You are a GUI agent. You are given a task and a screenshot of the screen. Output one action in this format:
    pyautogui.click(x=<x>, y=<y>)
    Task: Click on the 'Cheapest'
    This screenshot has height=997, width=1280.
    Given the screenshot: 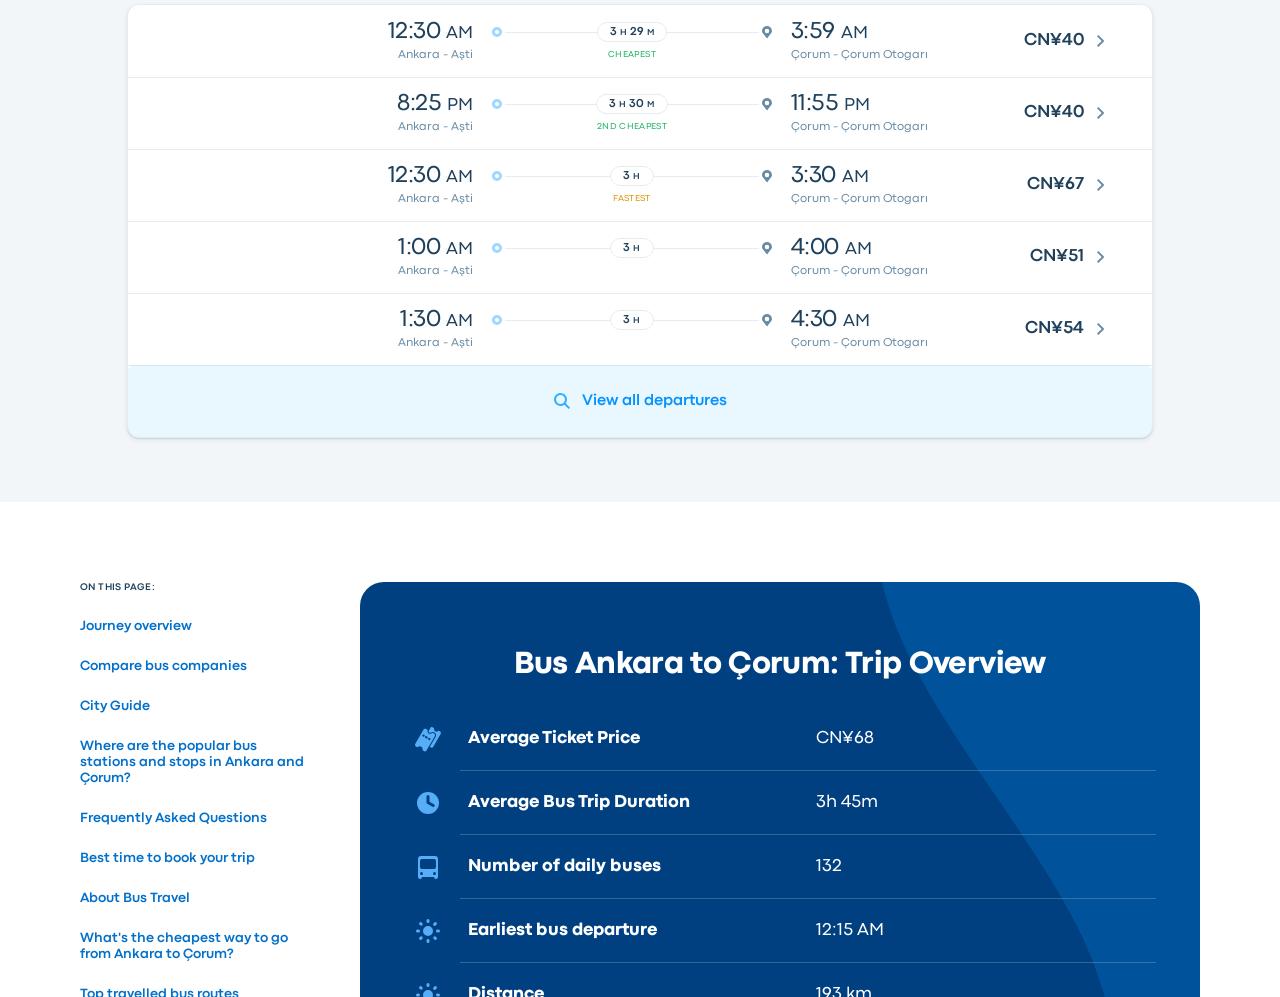 What is the action you would take?
    pyautogui.click(x=630, y=53)
    